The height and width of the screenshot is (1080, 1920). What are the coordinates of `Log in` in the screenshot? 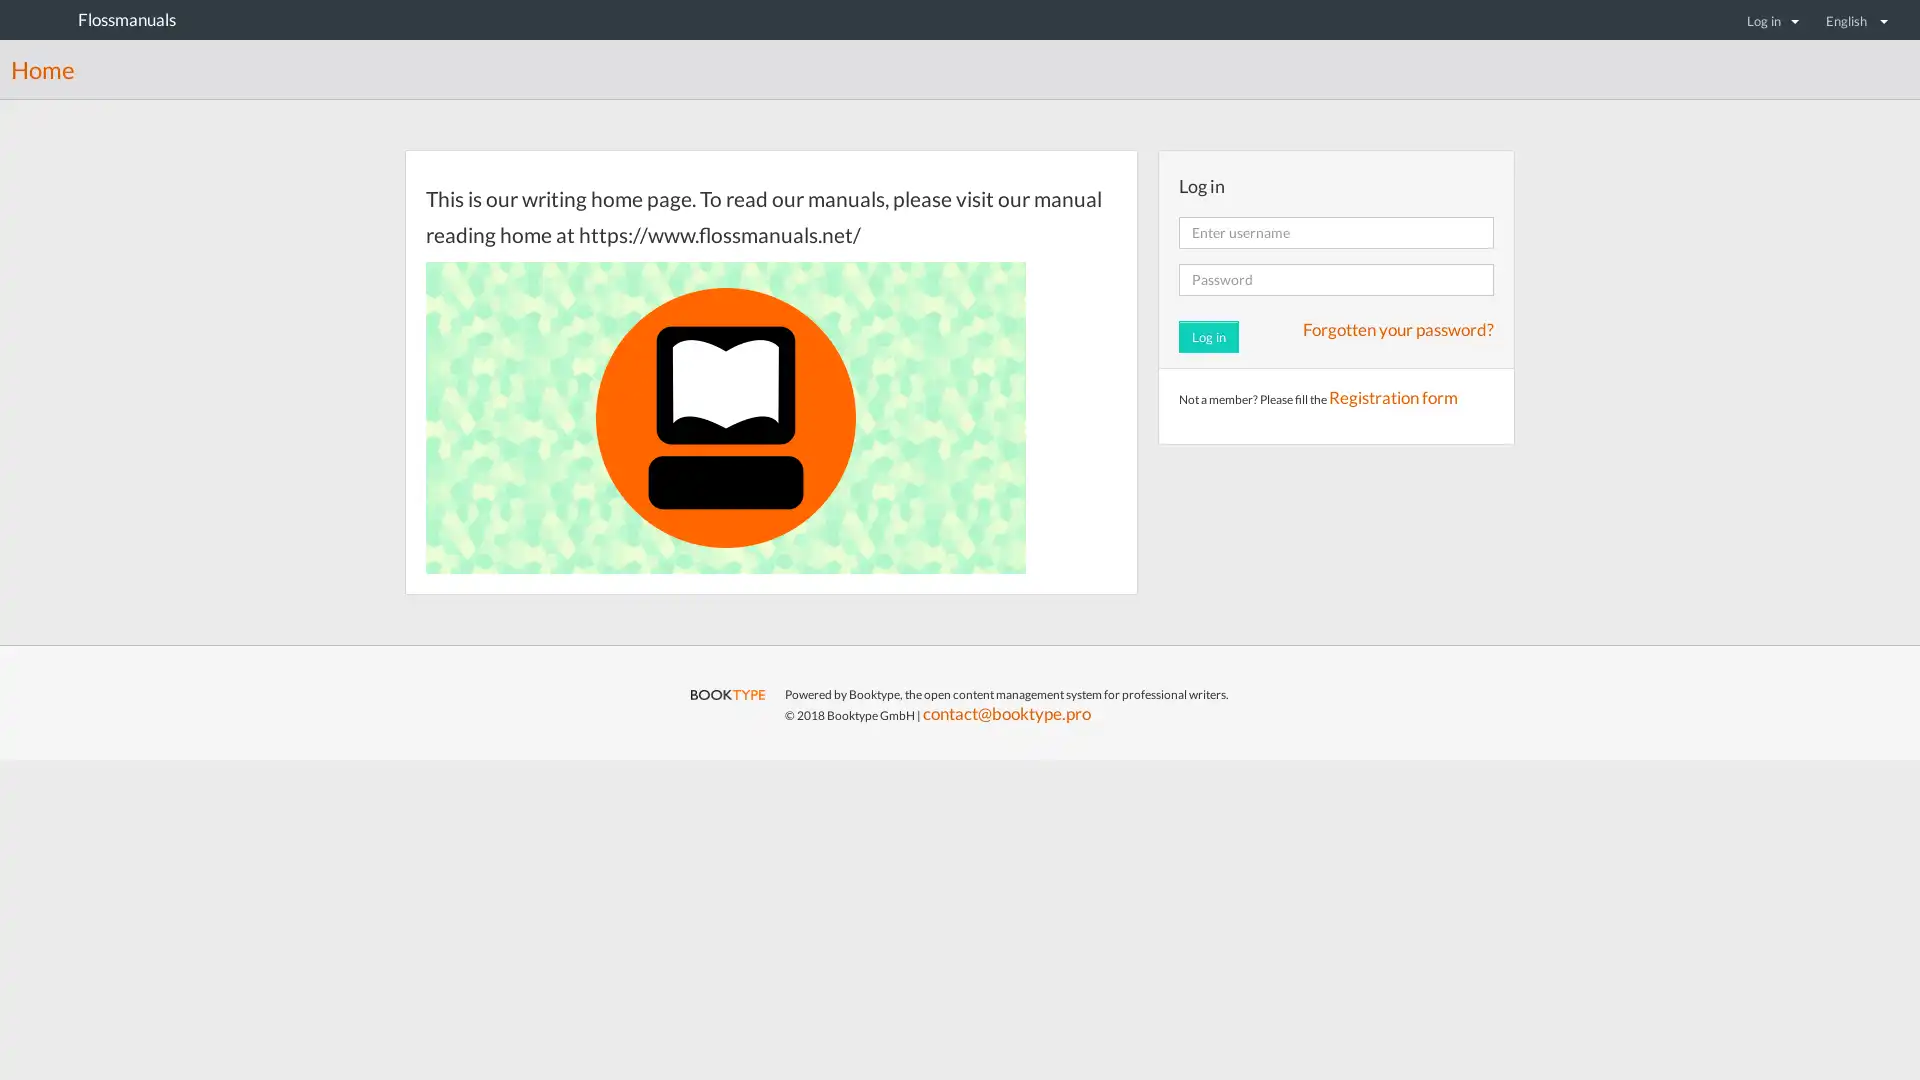 It's located at (1208, 335).